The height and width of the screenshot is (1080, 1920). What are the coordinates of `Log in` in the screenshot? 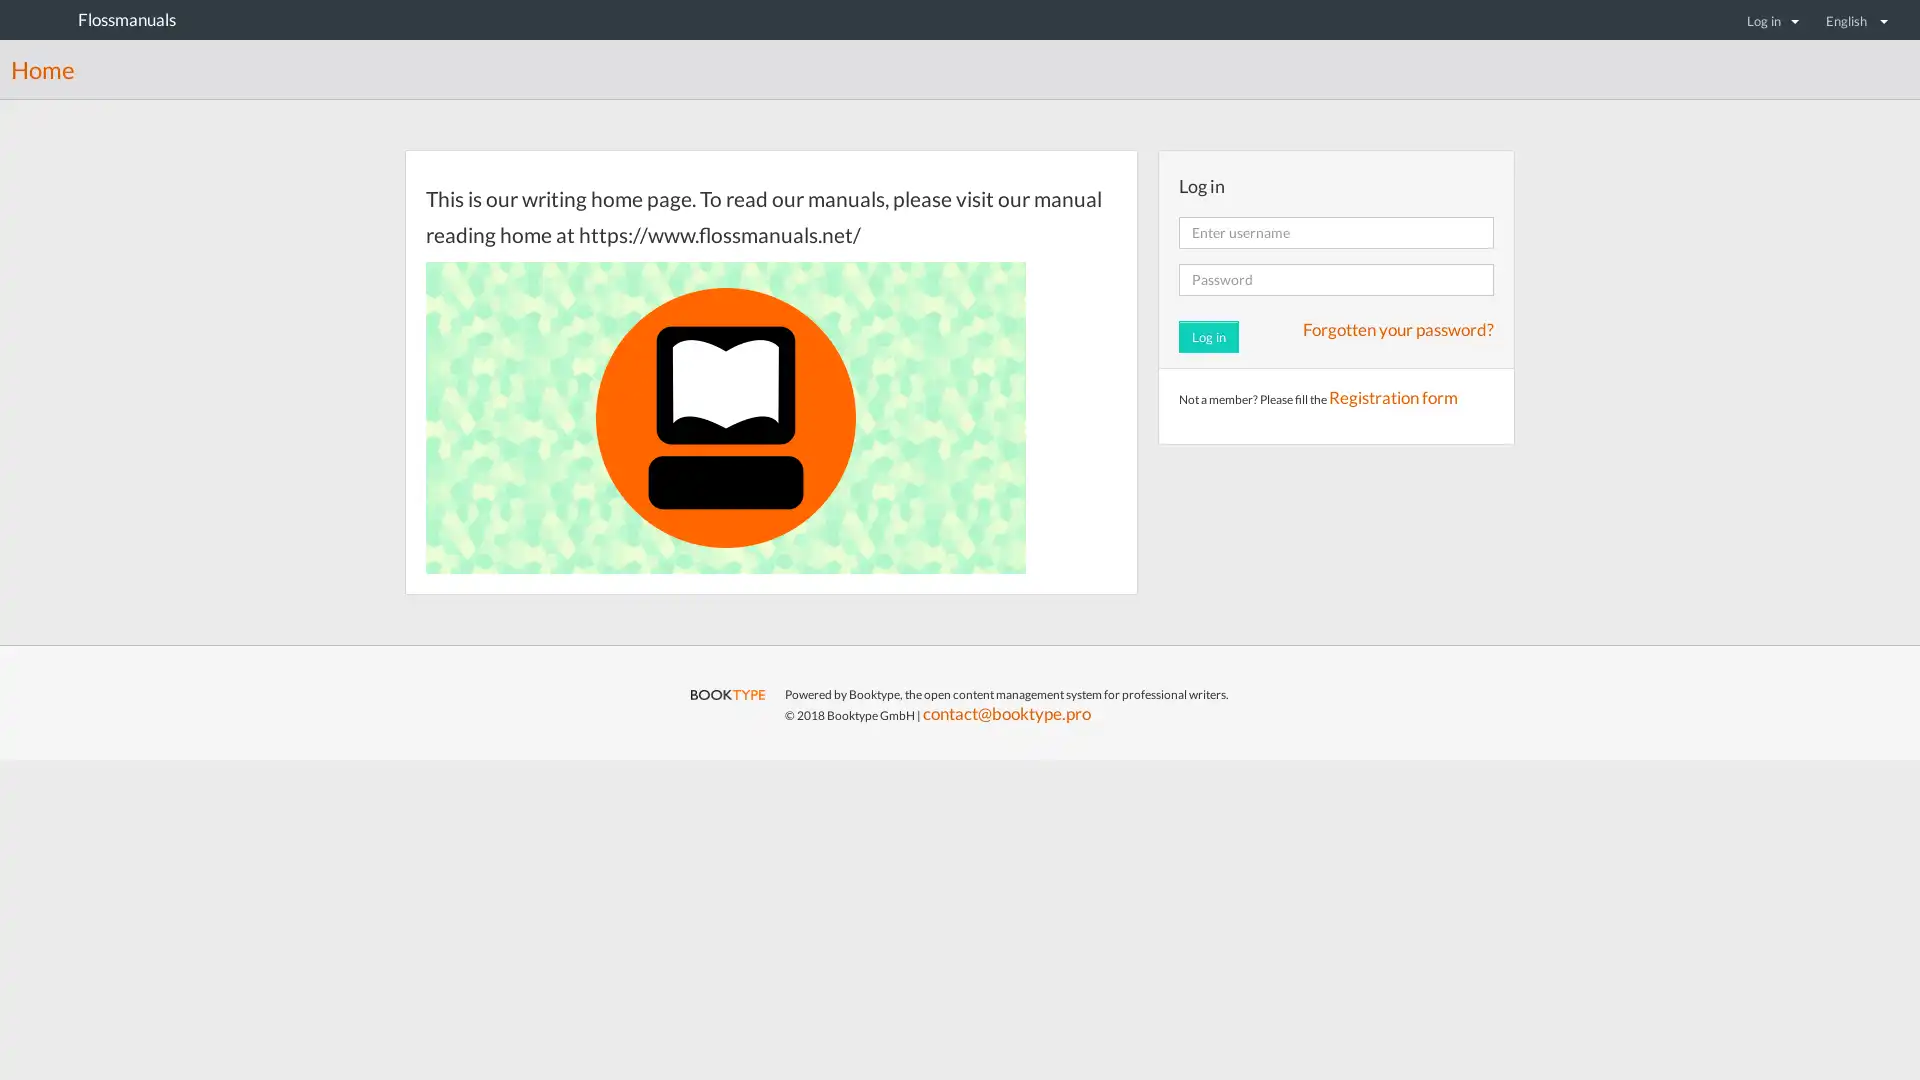 It's located at (1208, 335).